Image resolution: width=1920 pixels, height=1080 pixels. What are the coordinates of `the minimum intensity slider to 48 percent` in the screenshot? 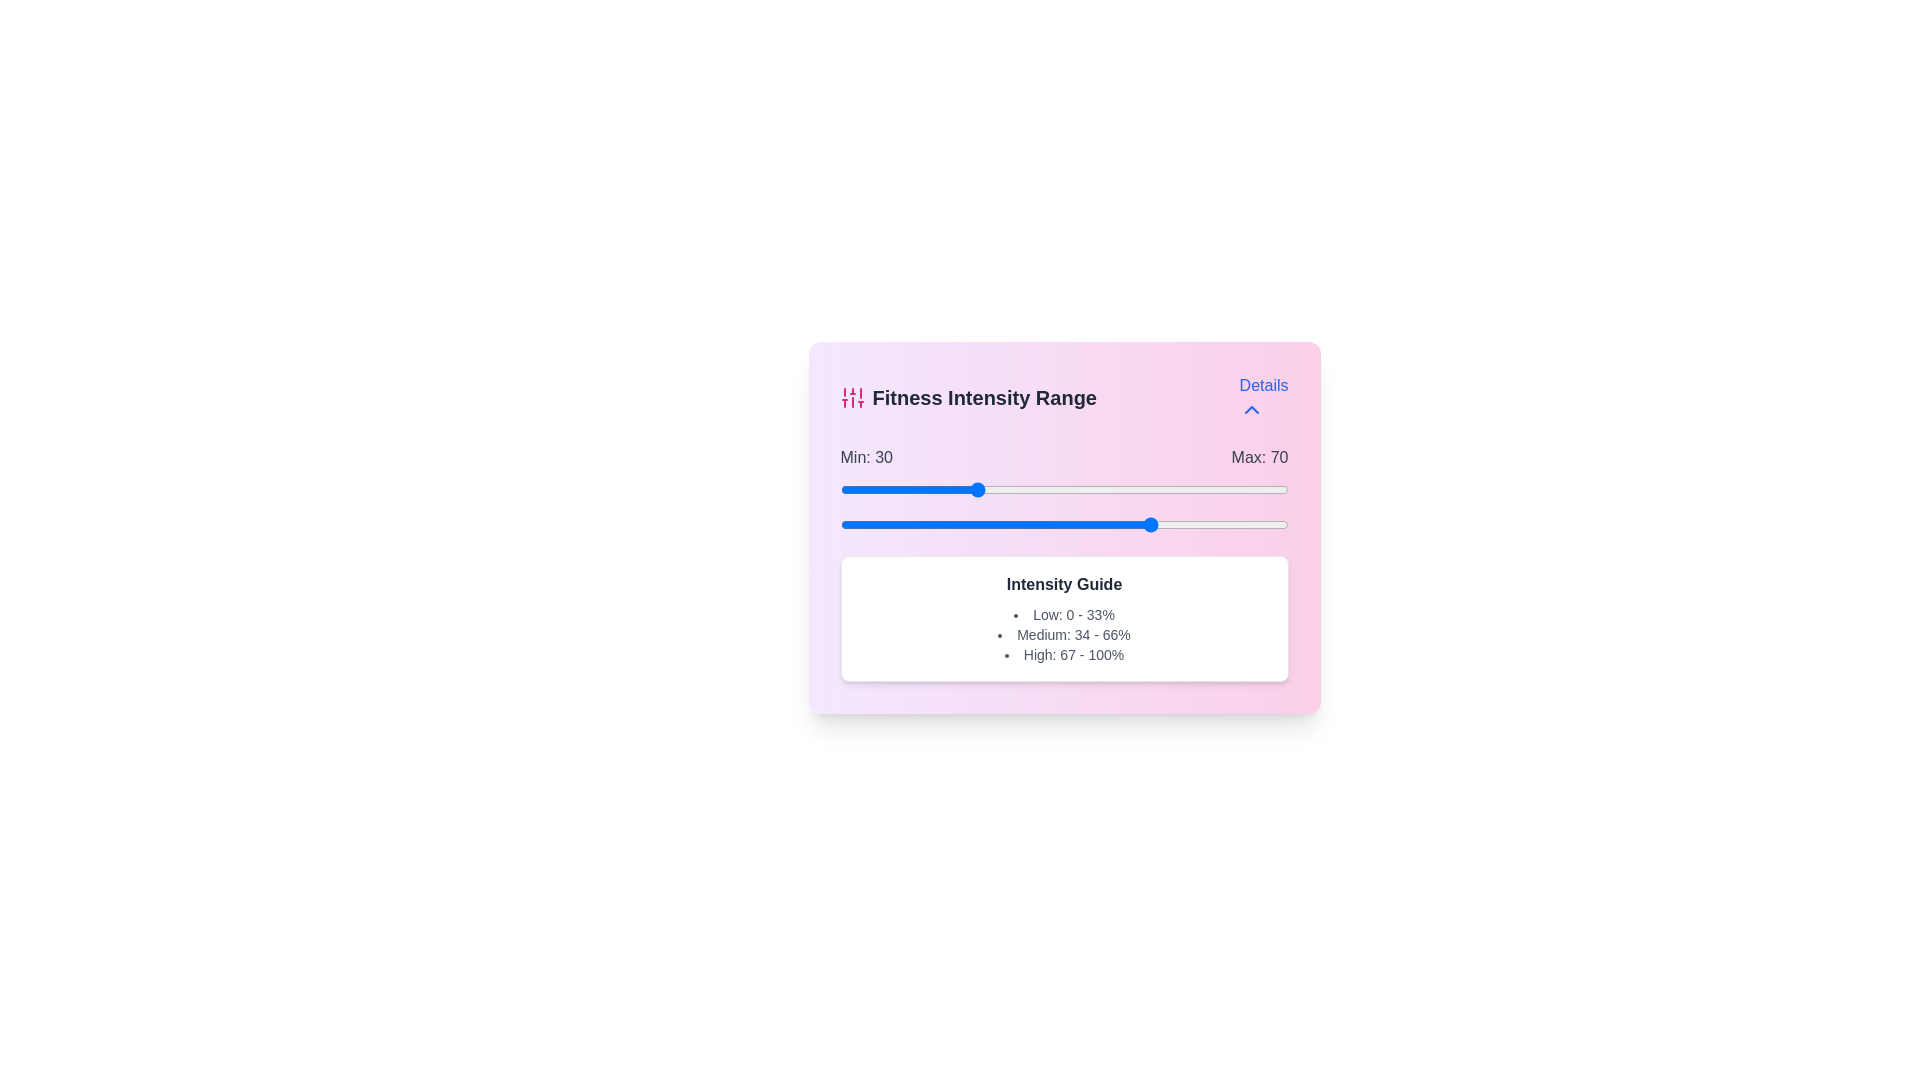 It's located at (1054, 489).